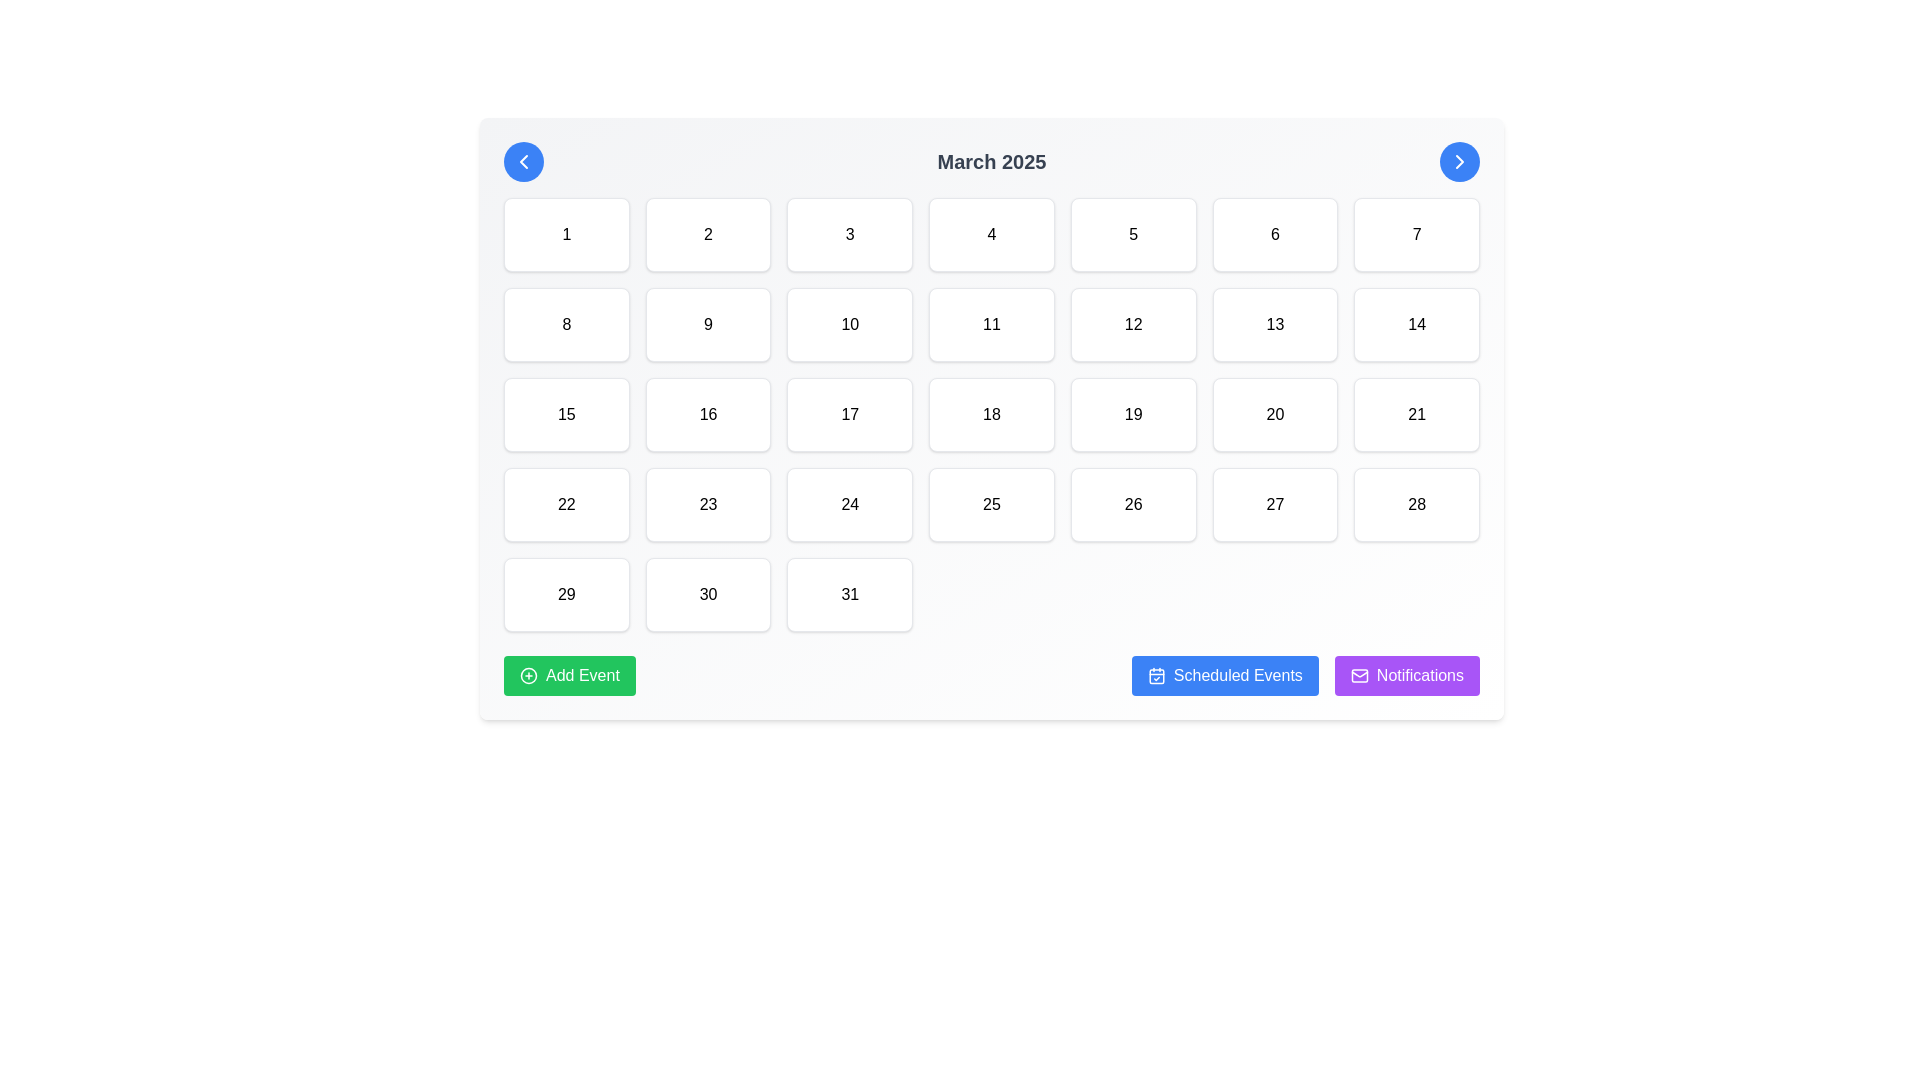 This screenshot has width=1920, height=1080. I want to click on the button displaying the number '30', so click(708, 593).